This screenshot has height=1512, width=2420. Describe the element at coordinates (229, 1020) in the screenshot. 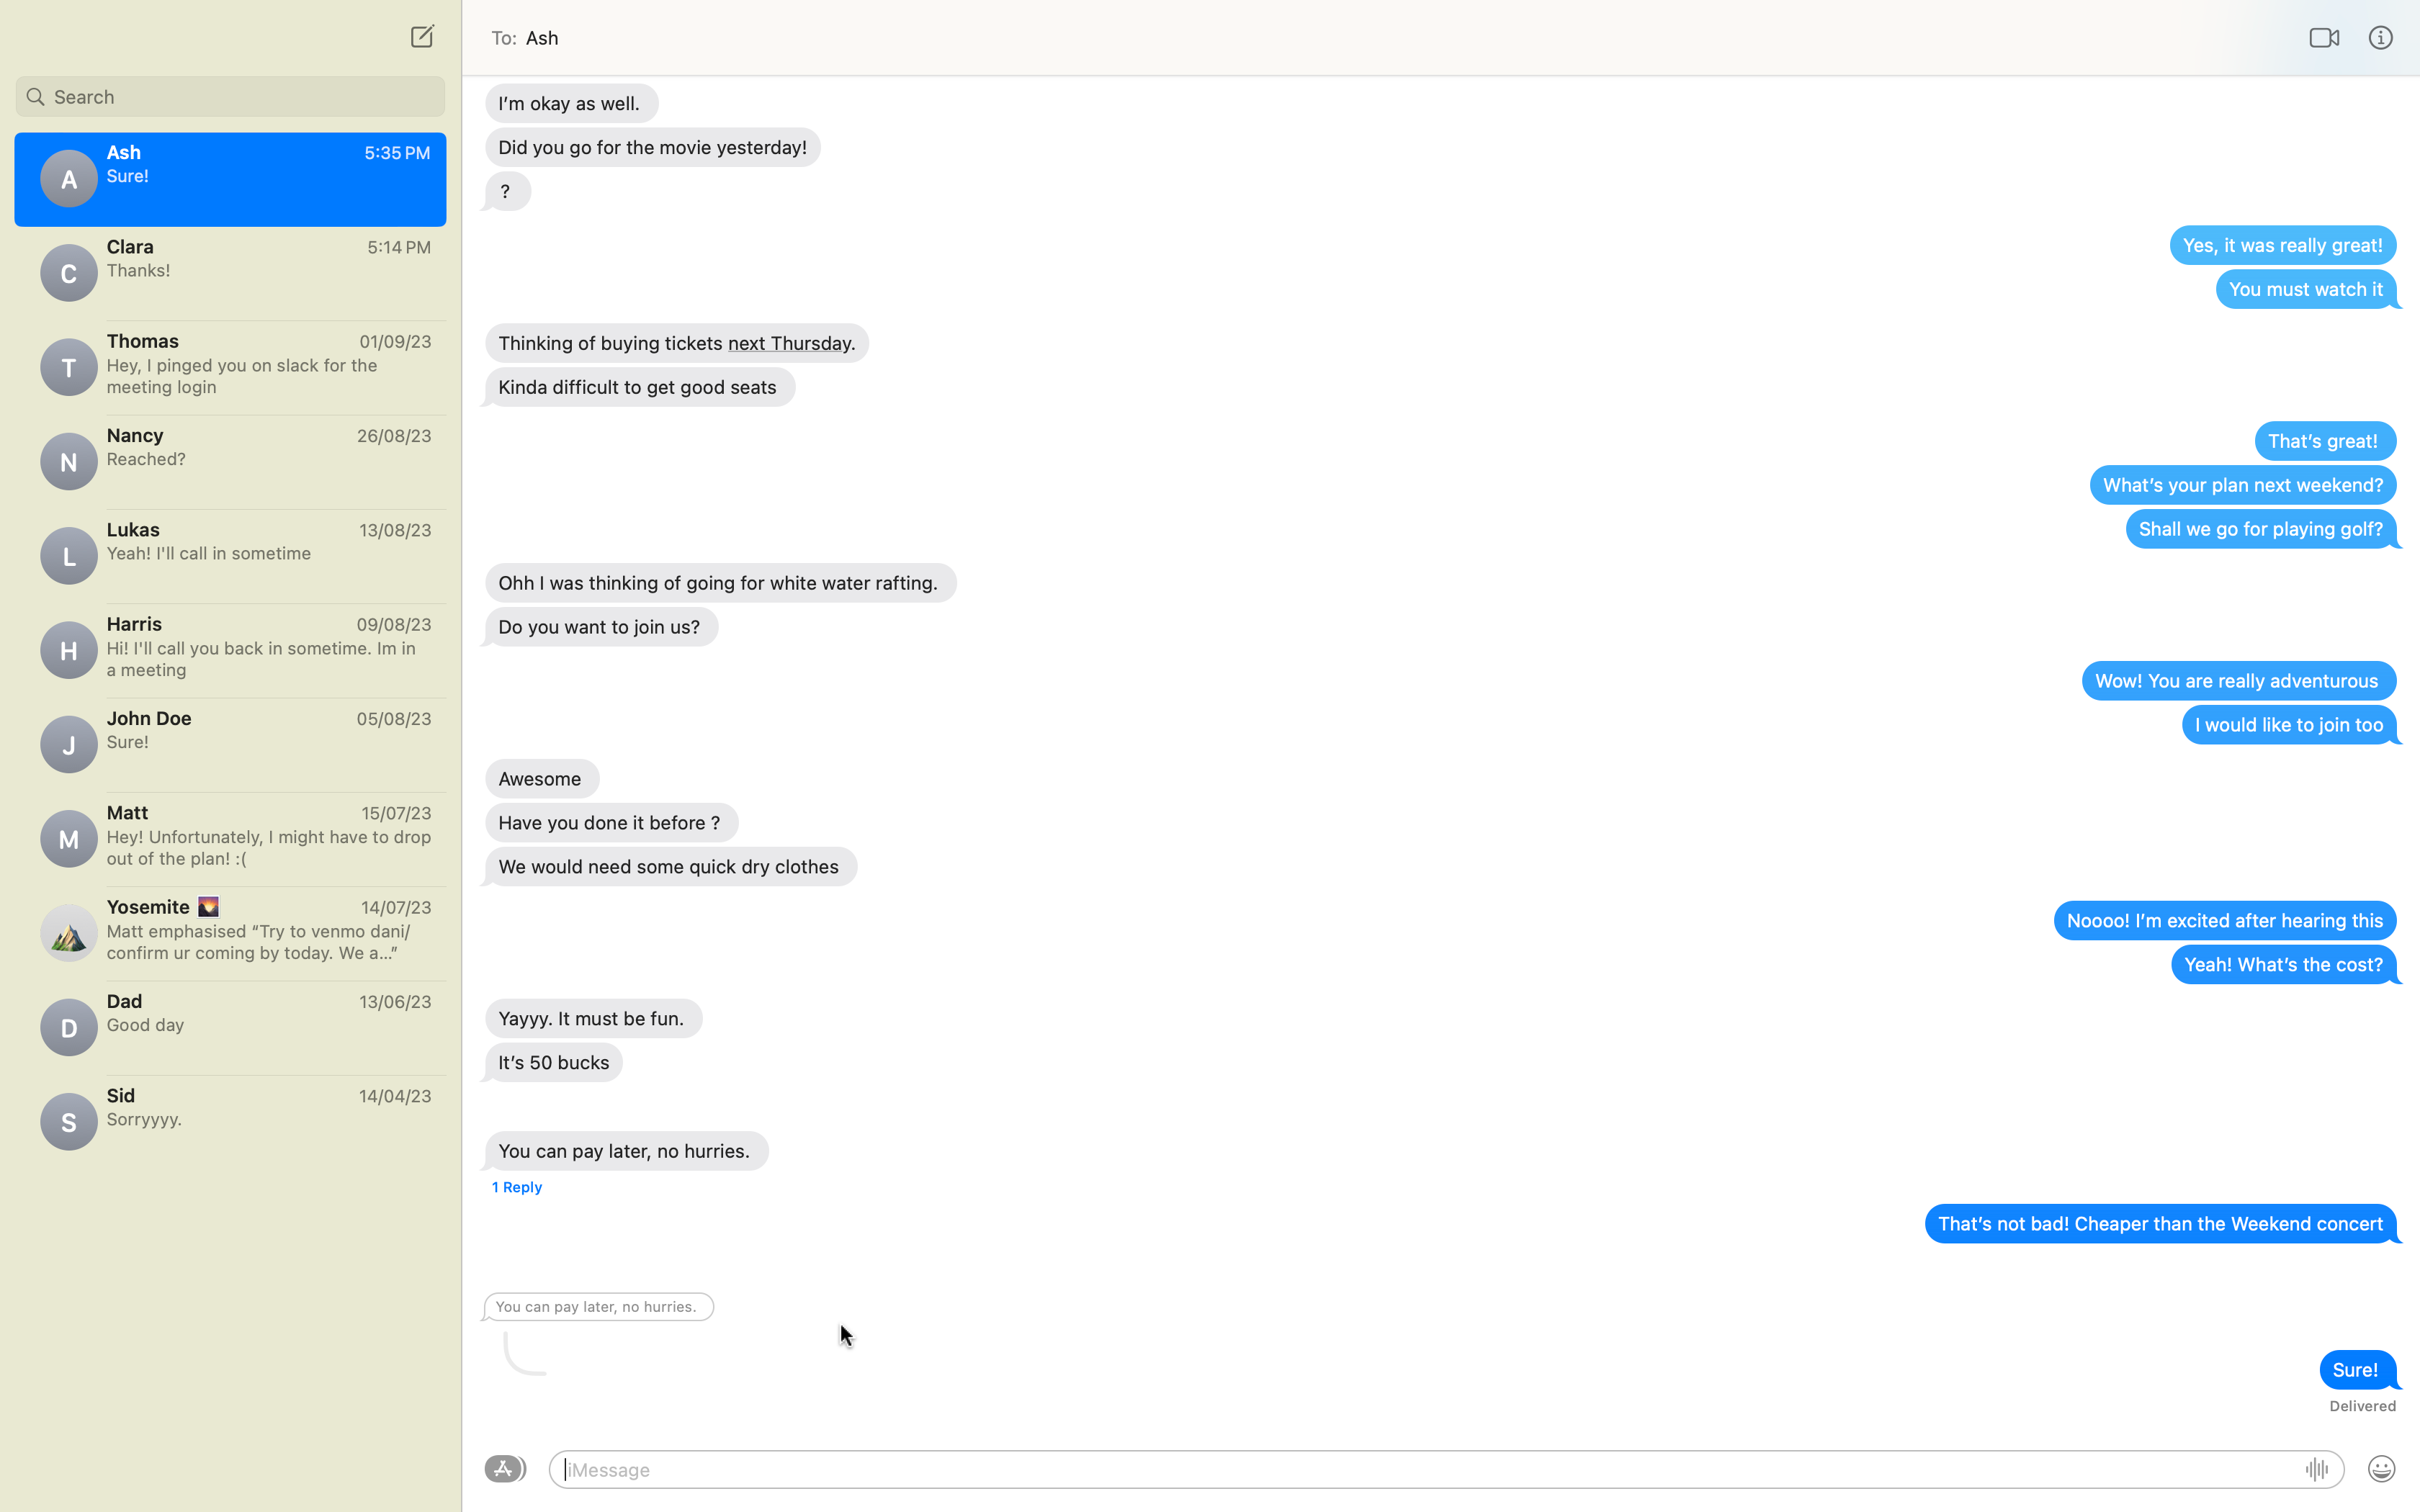

I see `Text "Love you" to dad` at that location.